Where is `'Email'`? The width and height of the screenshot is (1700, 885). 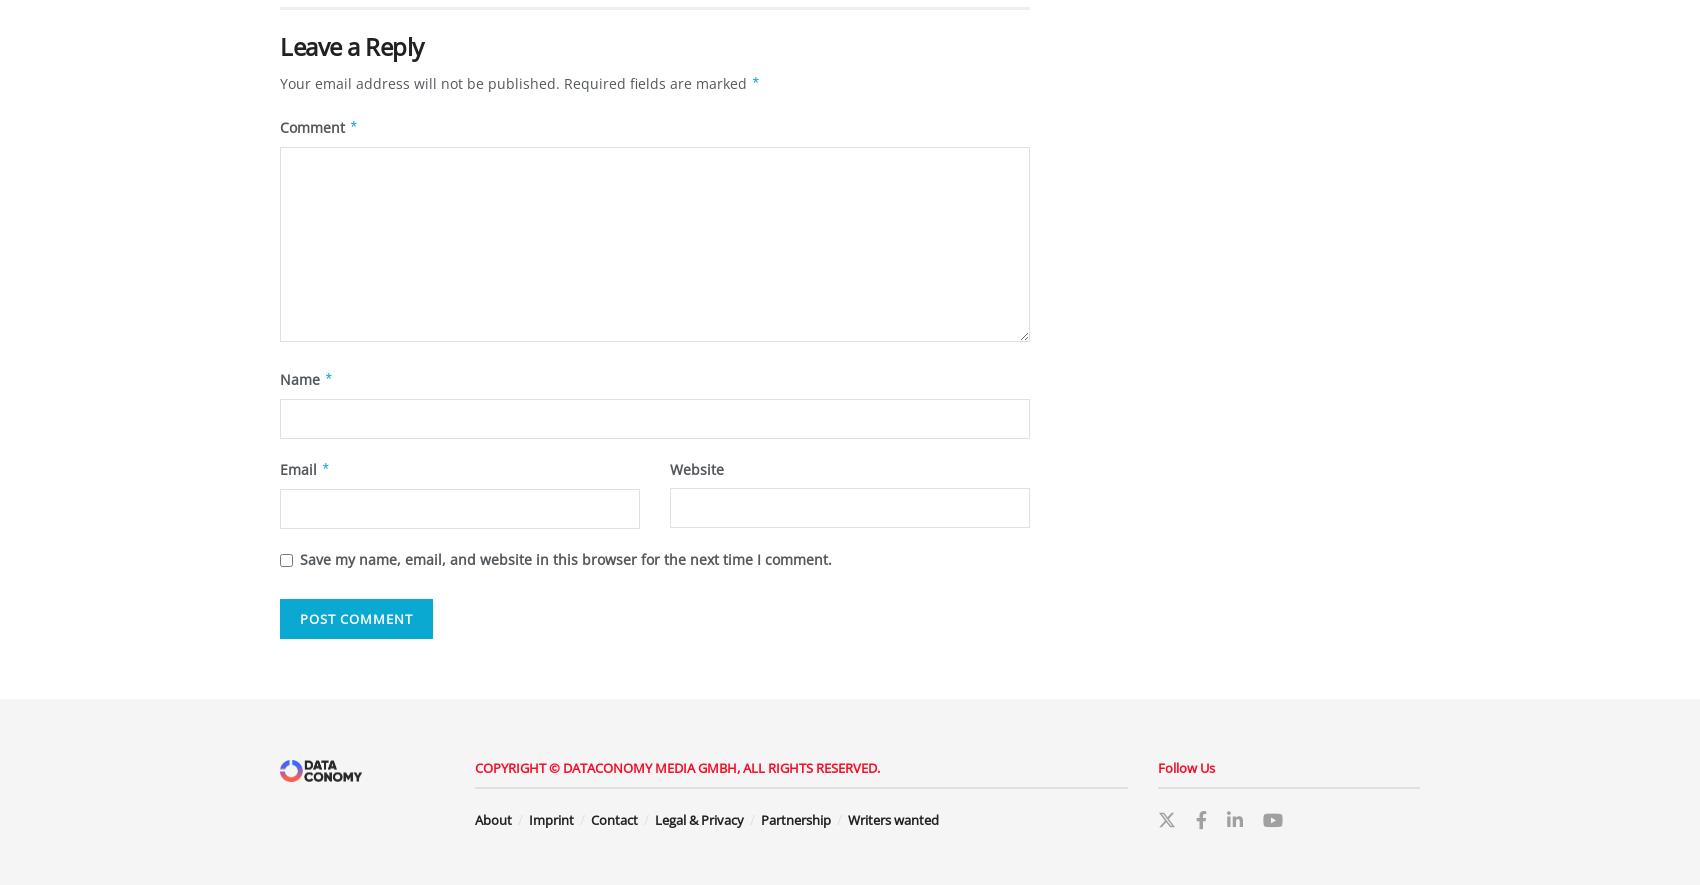 'Email' is located at coordinates (300, 467).